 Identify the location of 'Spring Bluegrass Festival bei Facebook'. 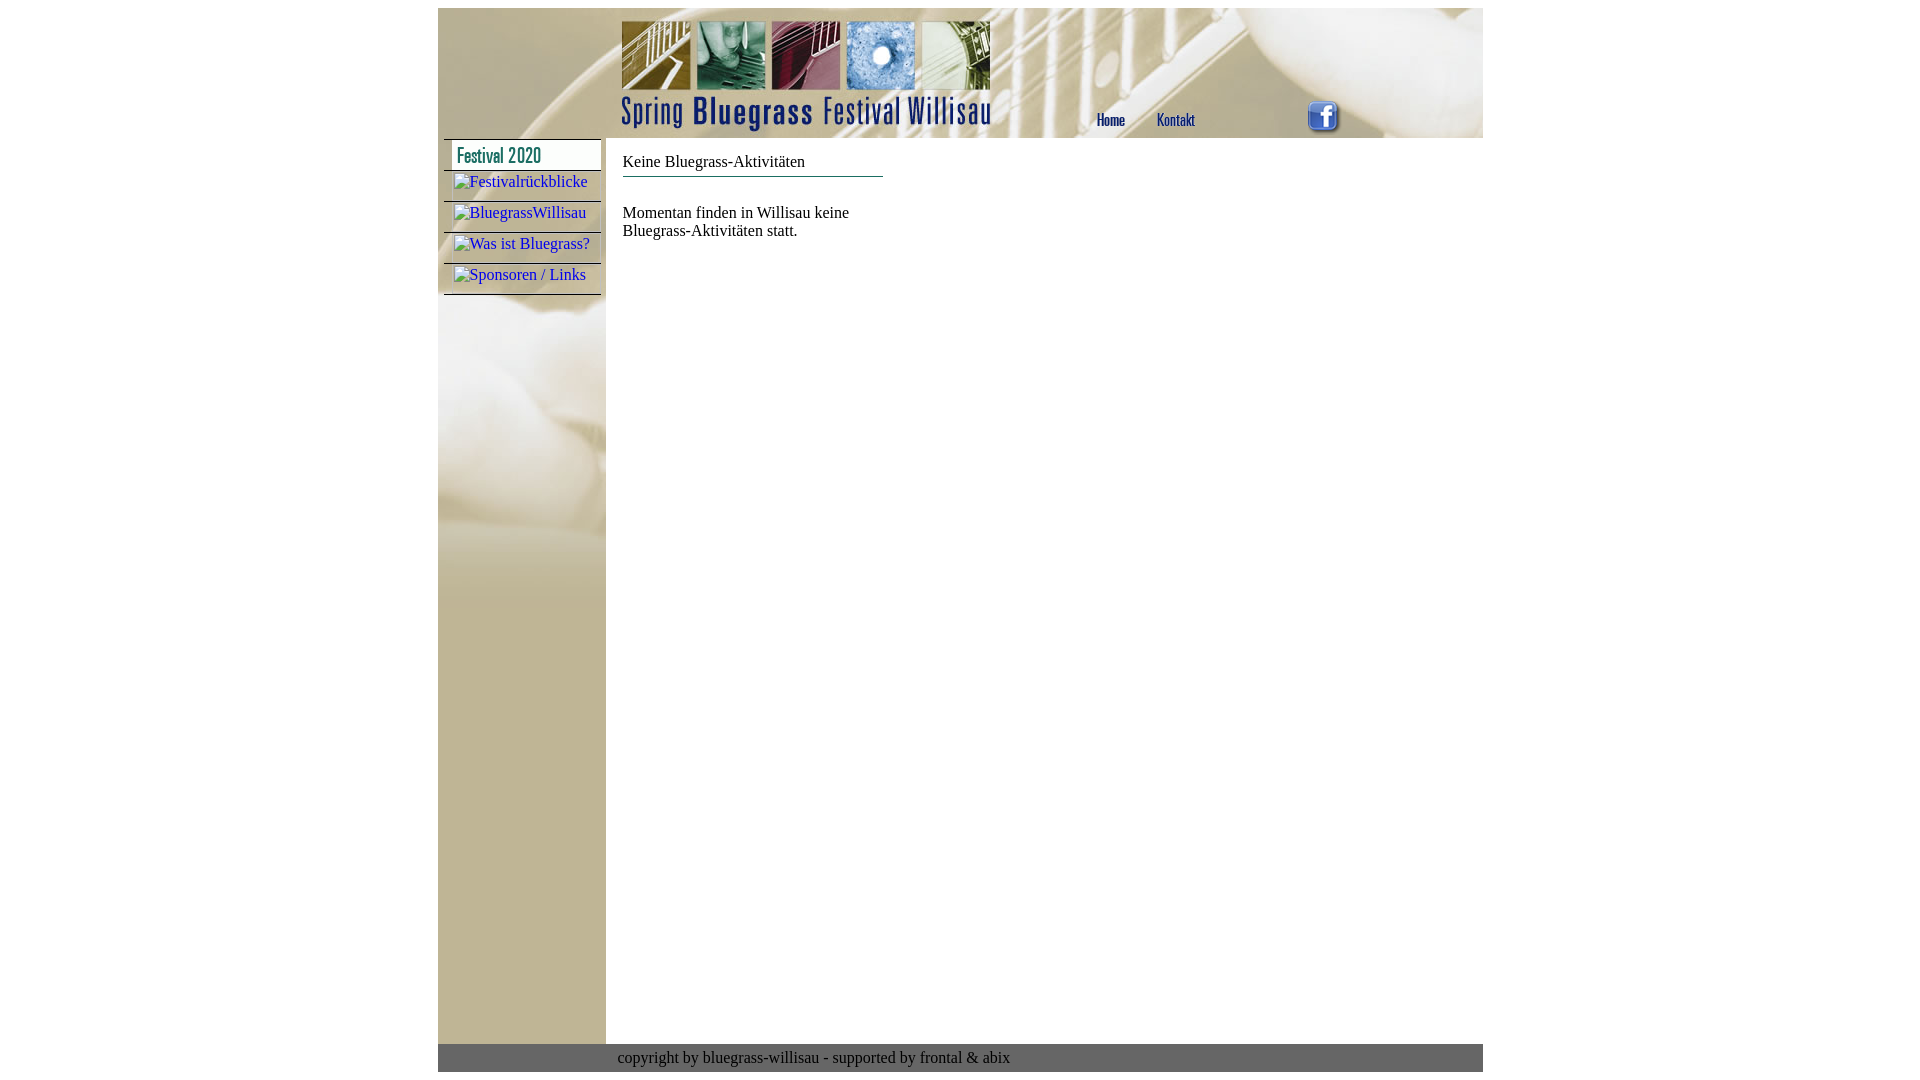
(1324, 129).